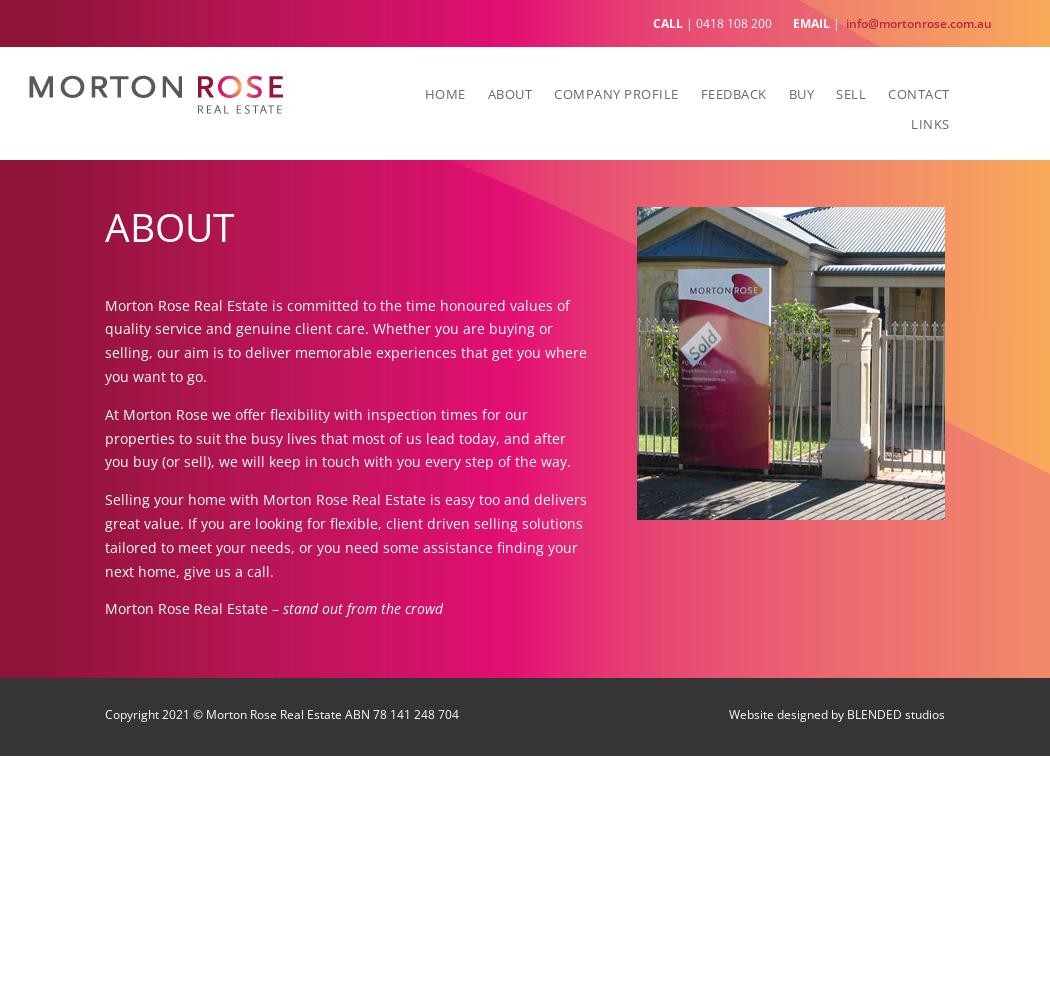  What do you see at coordinates (838, 23) in the screenshot?
I see `'|'` at bounding box center [838, 23].